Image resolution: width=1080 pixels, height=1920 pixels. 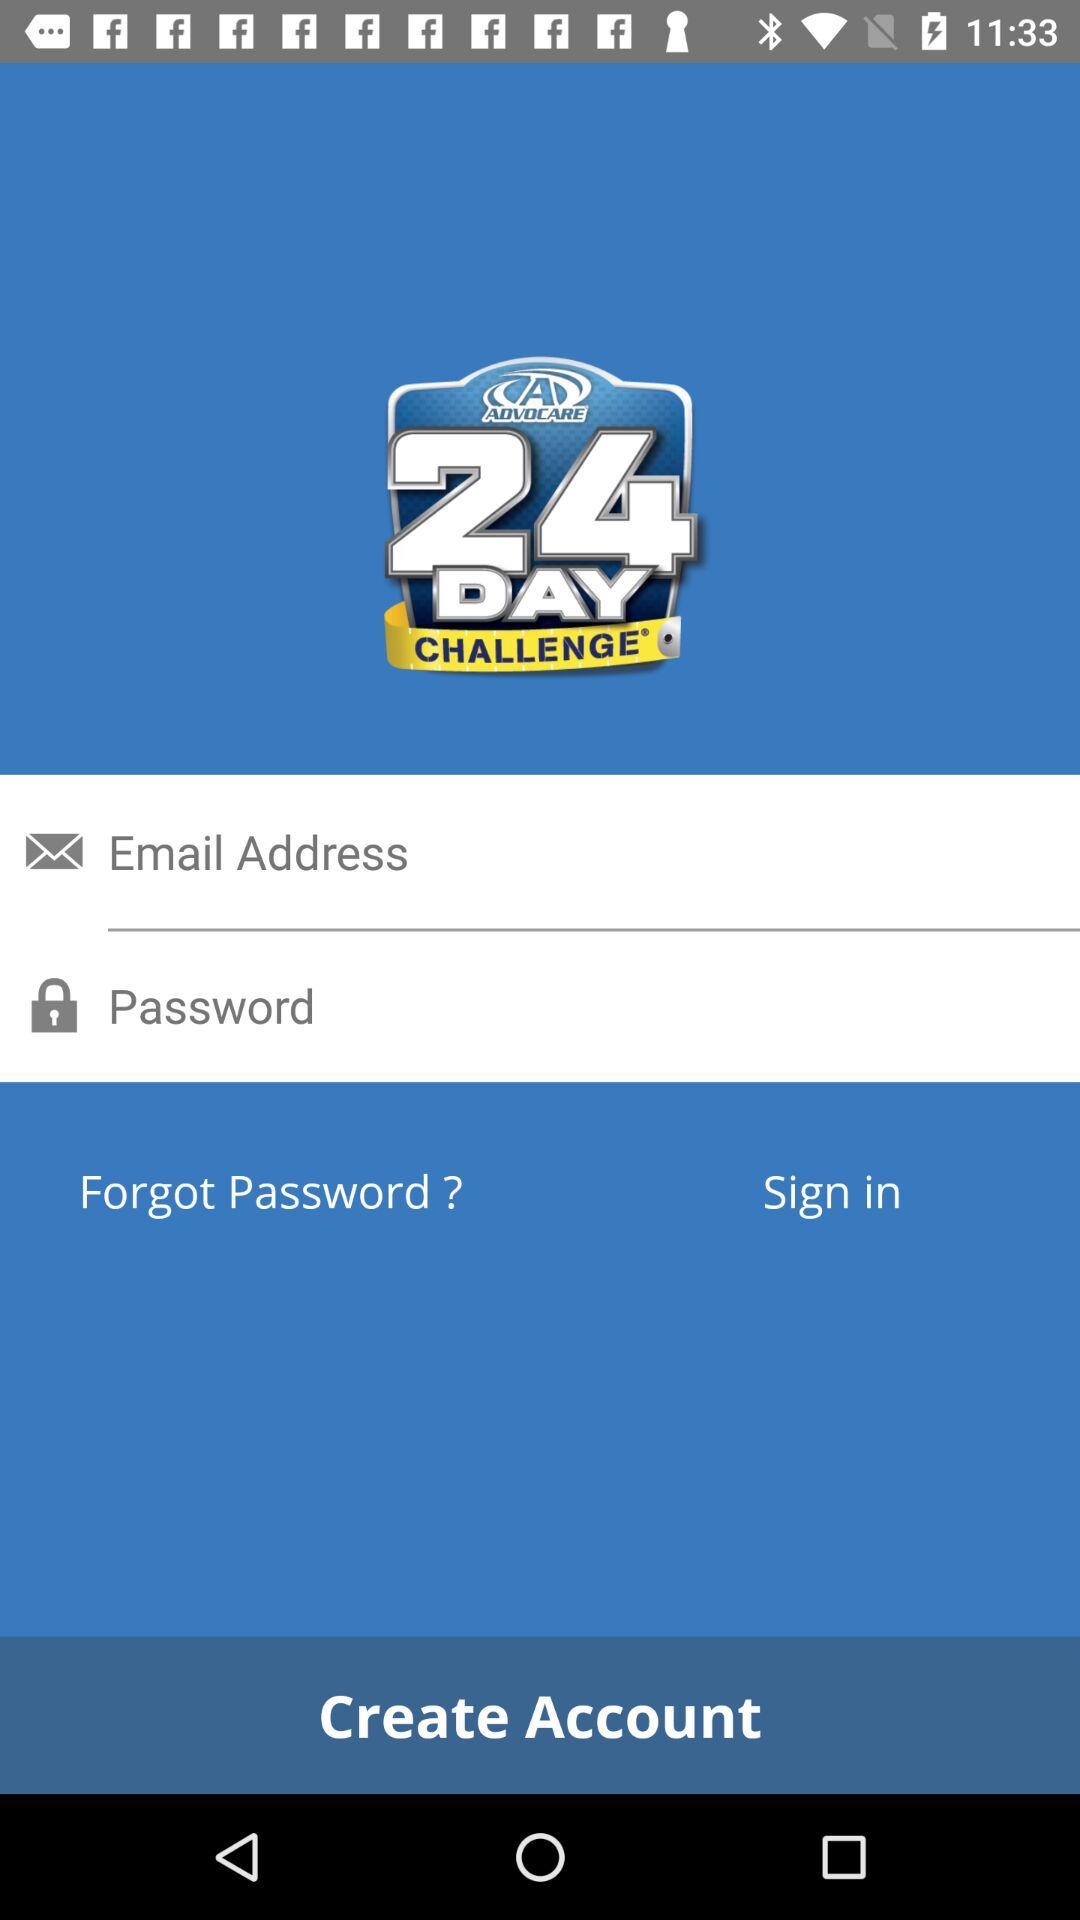 I want to click on create account icon, so click(x=540, y=1714).